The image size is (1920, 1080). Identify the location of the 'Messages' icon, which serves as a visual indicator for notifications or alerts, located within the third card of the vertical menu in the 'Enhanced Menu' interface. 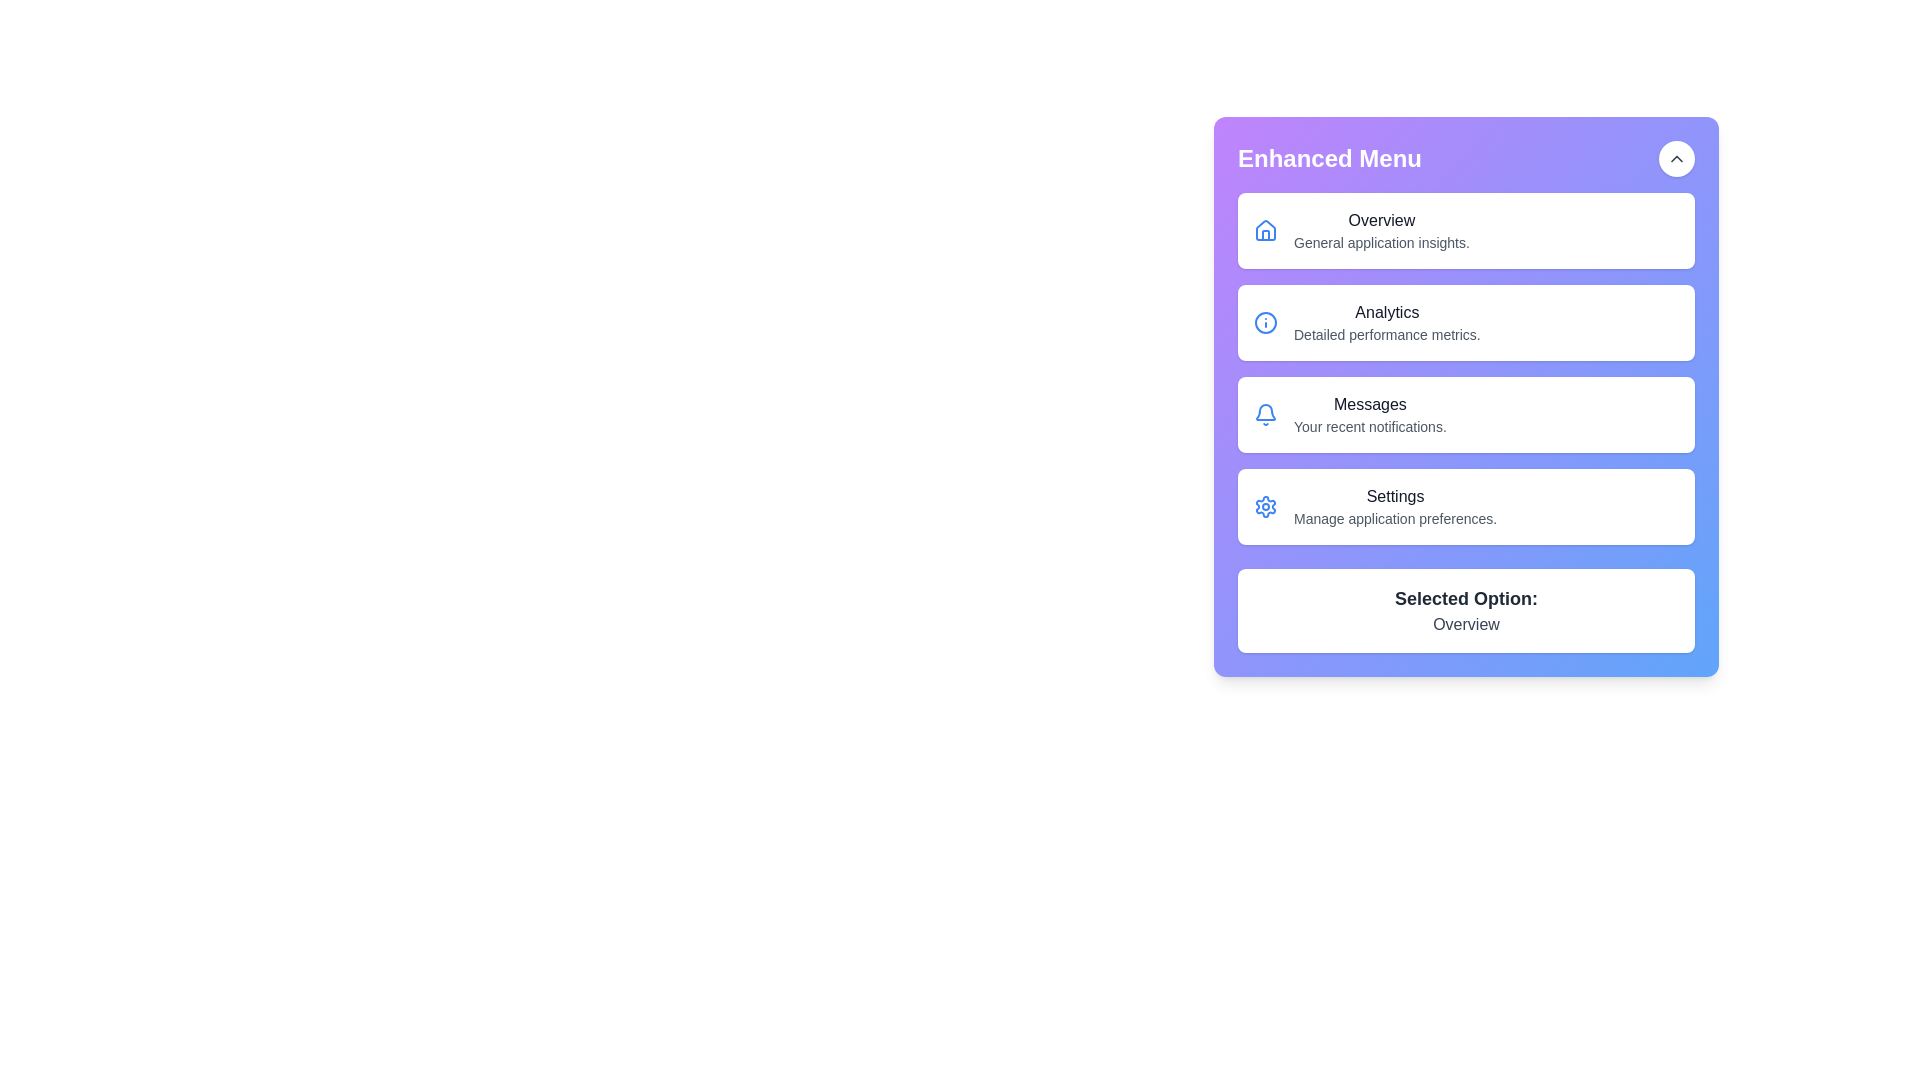
(1265, 414).